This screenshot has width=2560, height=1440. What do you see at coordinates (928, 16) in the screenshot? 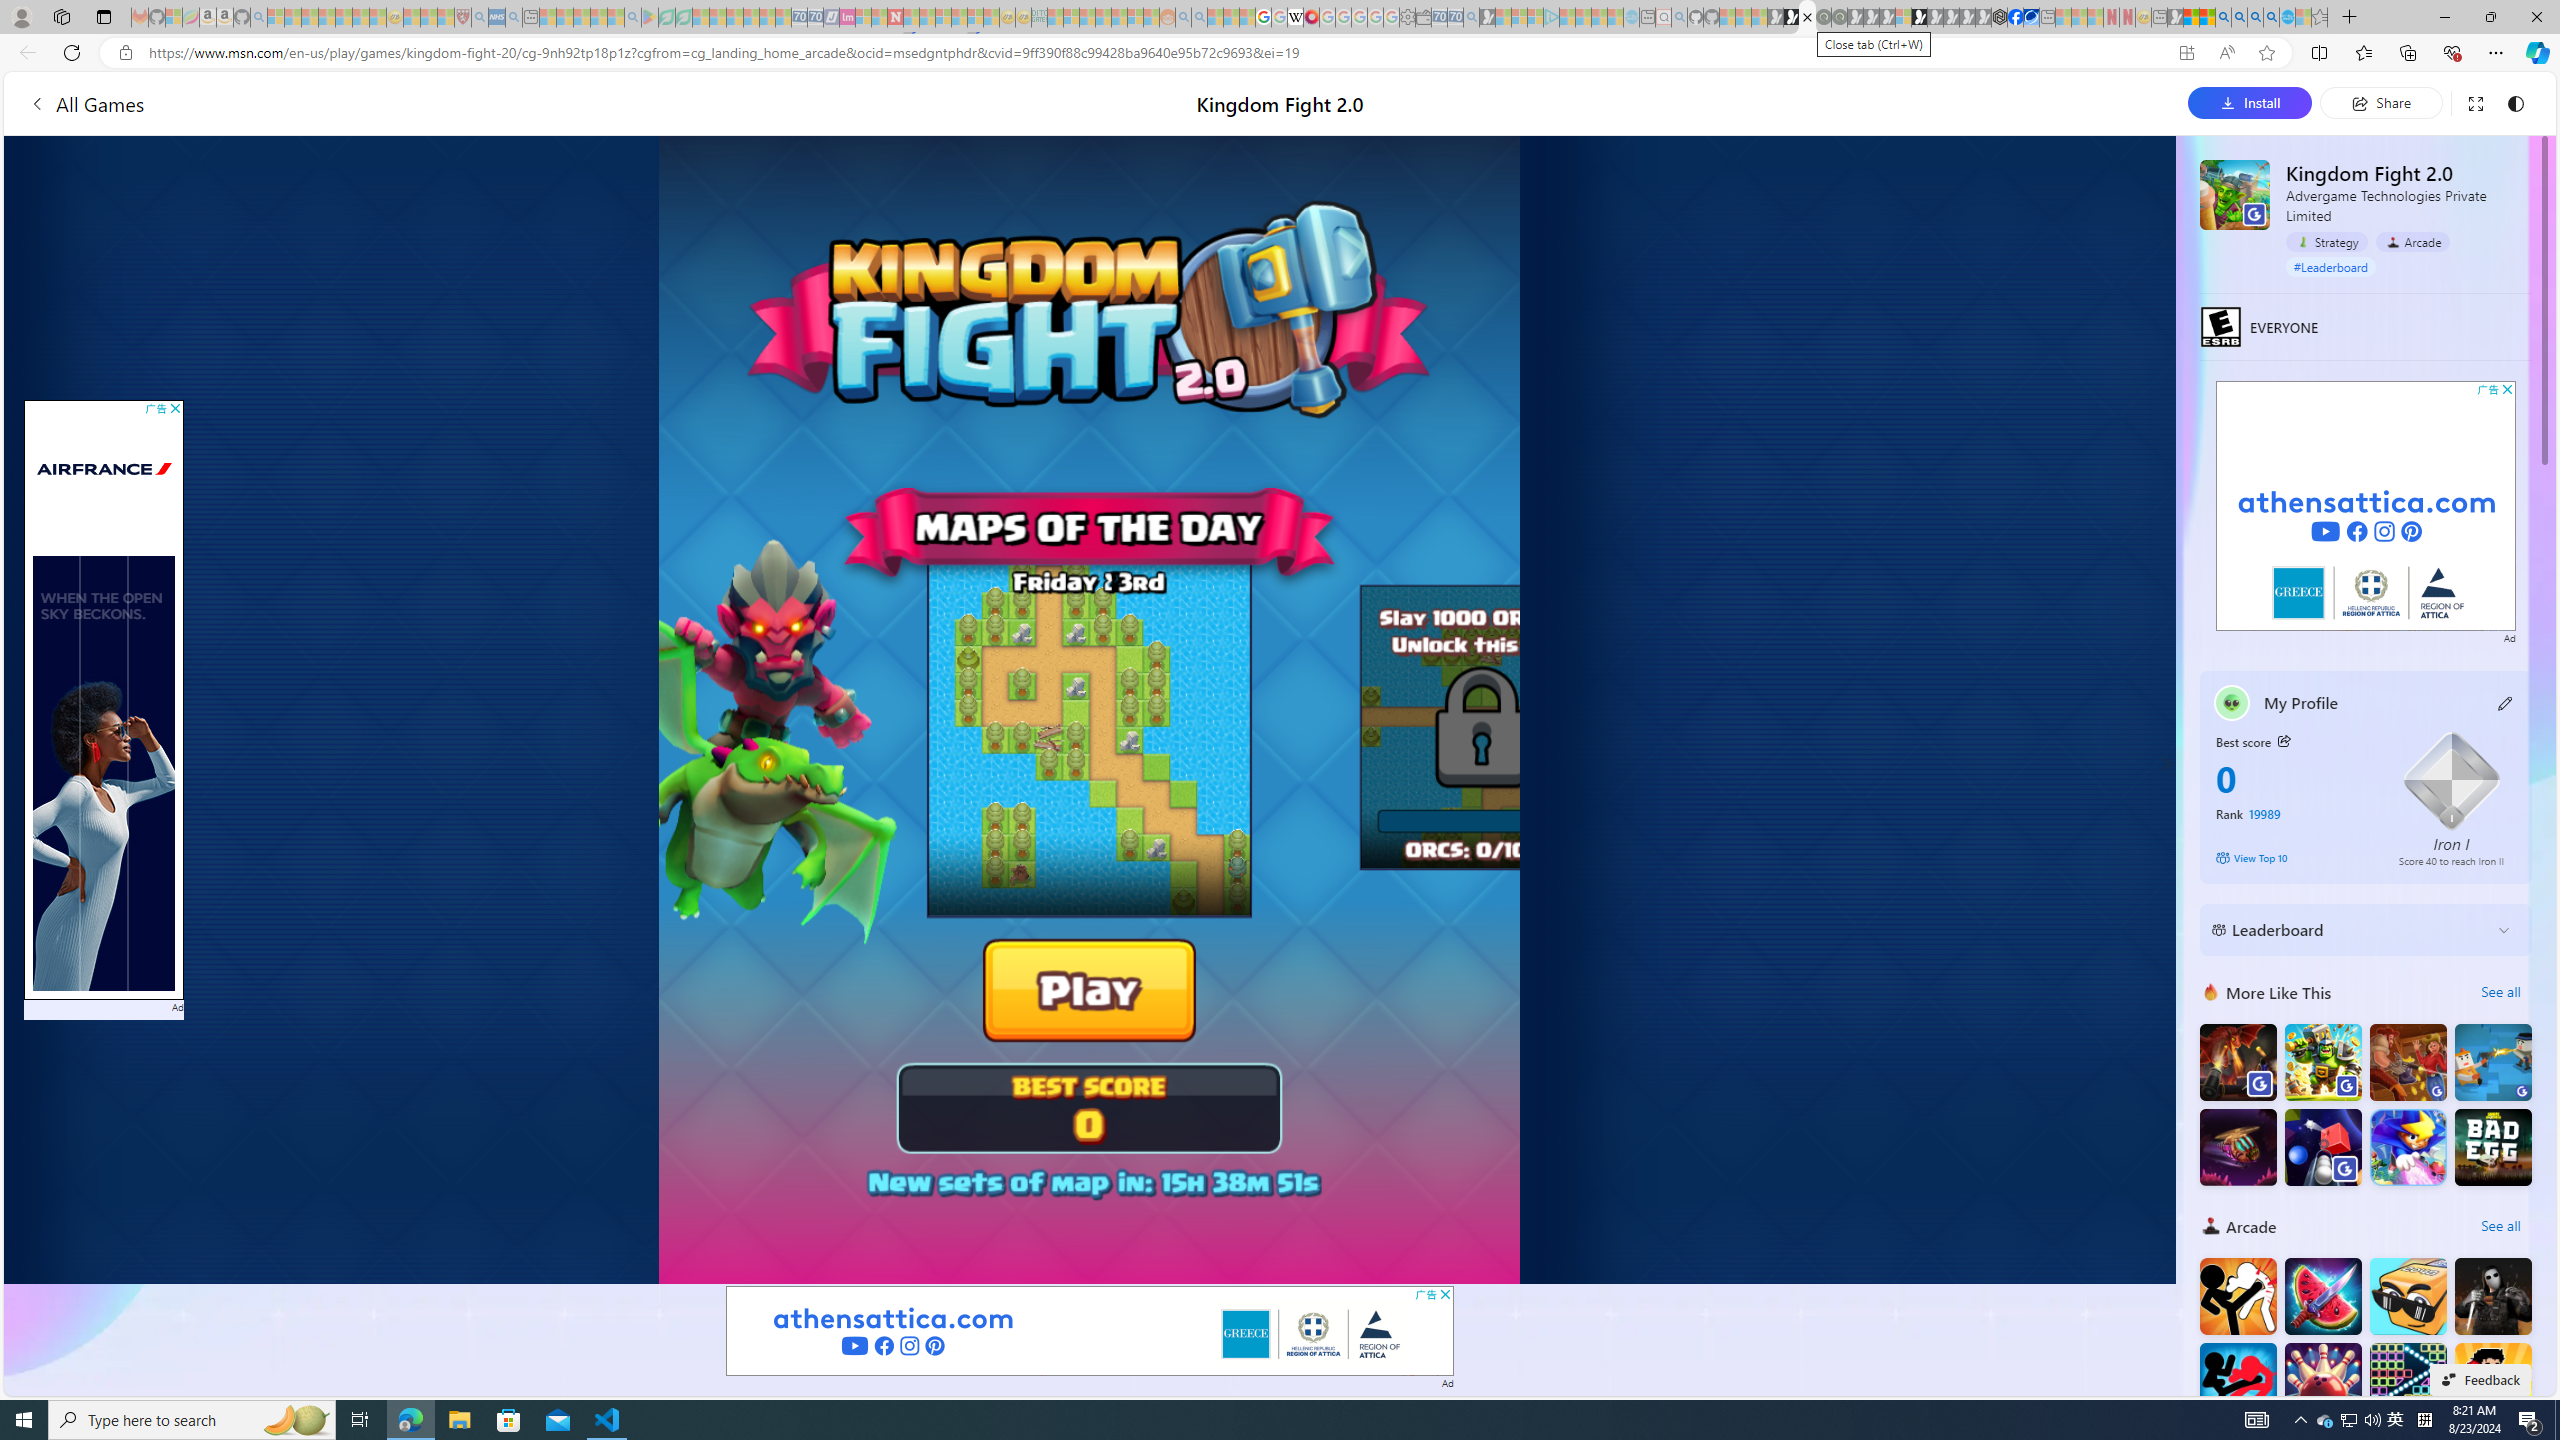
I see `'14 Common Myths Debunked By Scientific Facts - Sleeping'` at bounding box center [928, 16].